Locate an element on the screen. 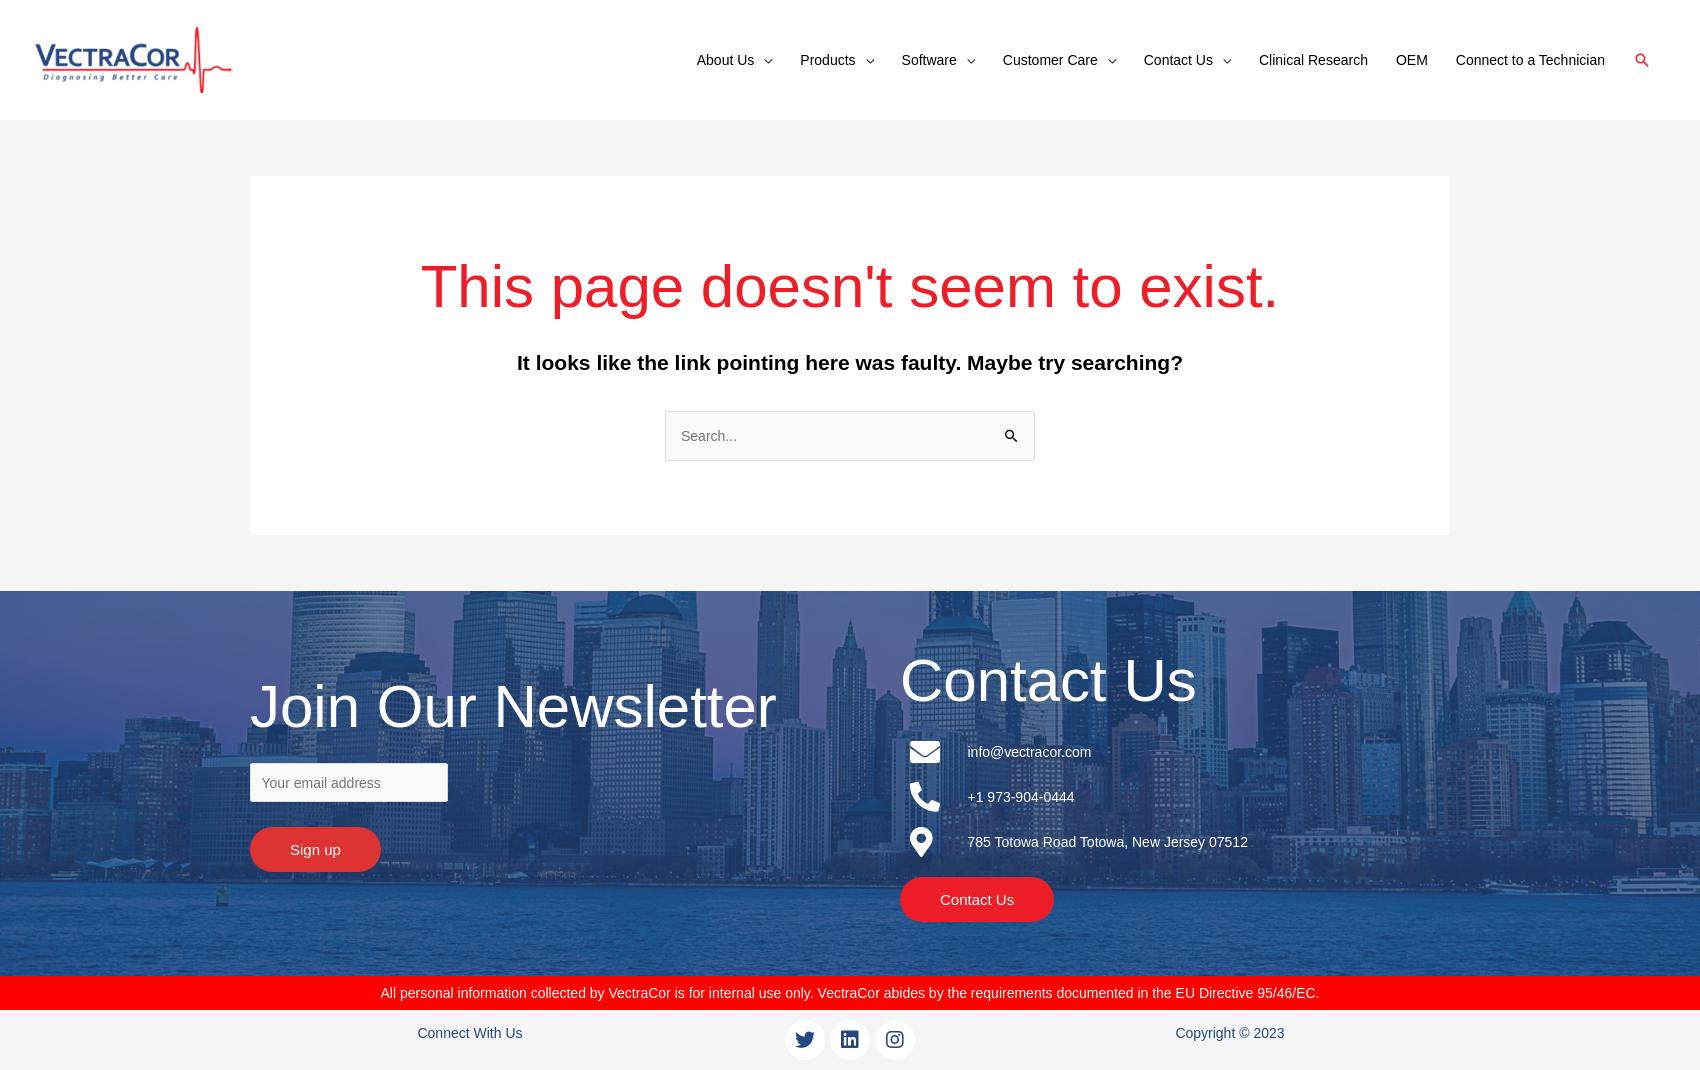 The height and width of the screenshot is (1070, 1700). 'info@vectracor.com' is located at coordinates (1028, 750).